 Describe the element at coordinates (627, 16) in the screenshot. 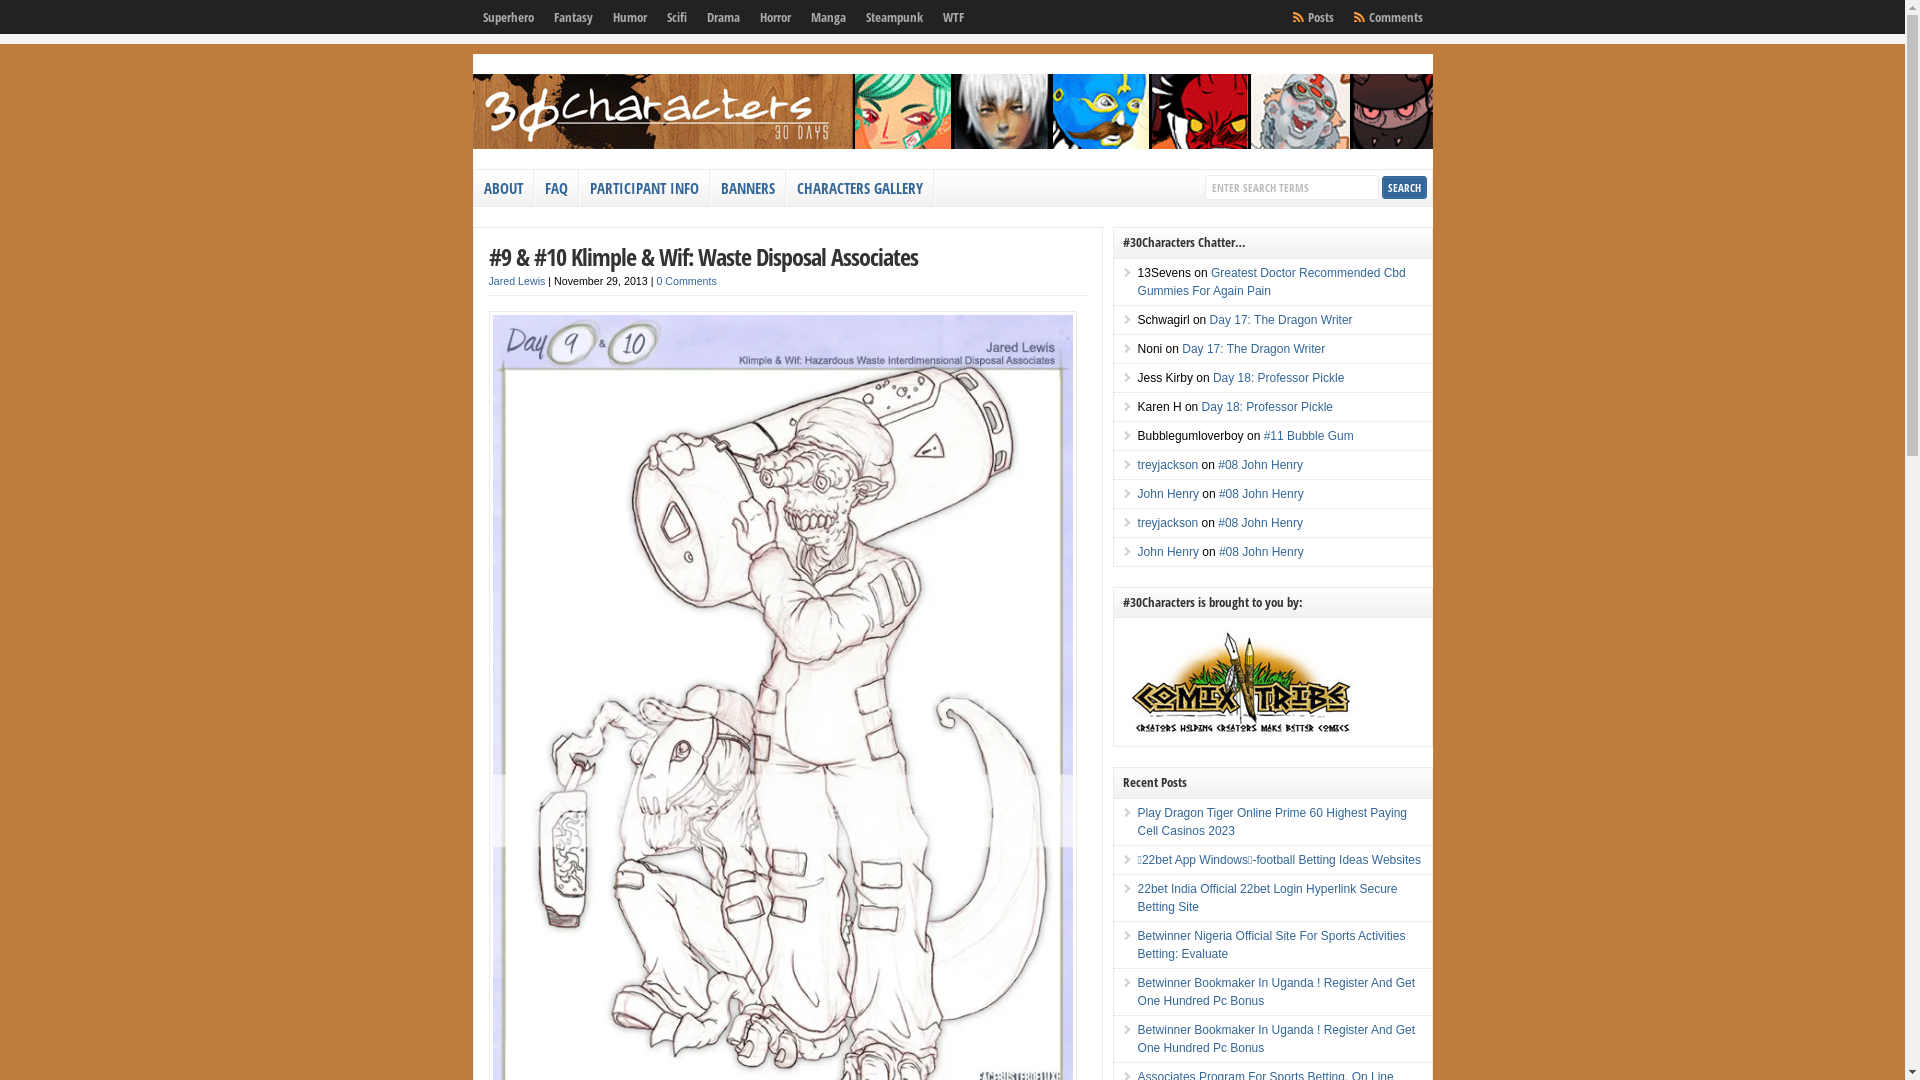

I see `'Humor'` at that location.